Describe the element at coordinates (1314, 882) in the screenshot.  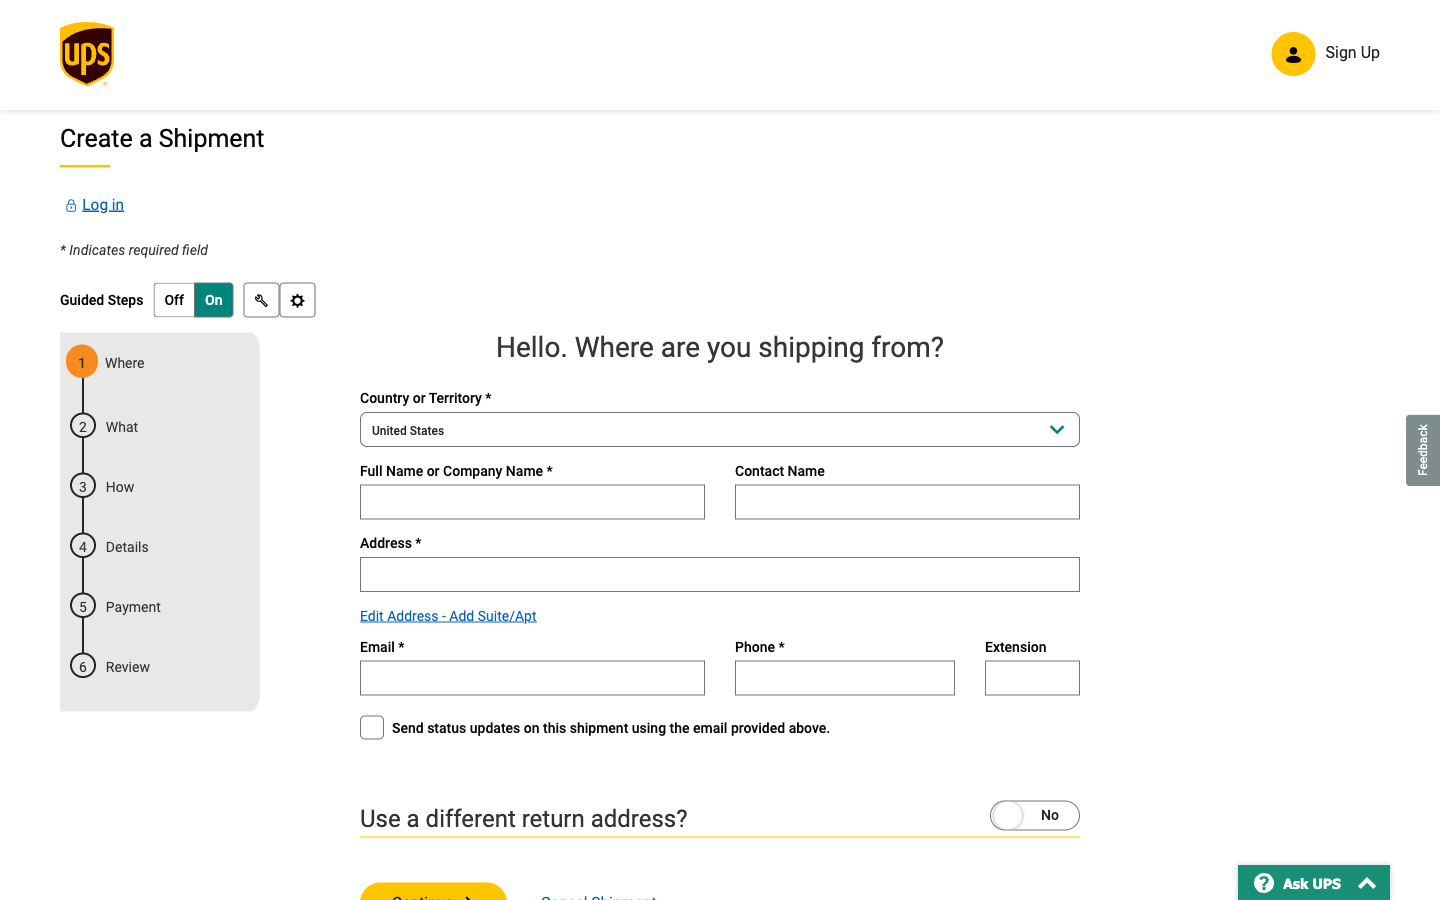
I see `the "frequently_asked_questions" link by using the "Ask UPS" feature on the website` at that location.